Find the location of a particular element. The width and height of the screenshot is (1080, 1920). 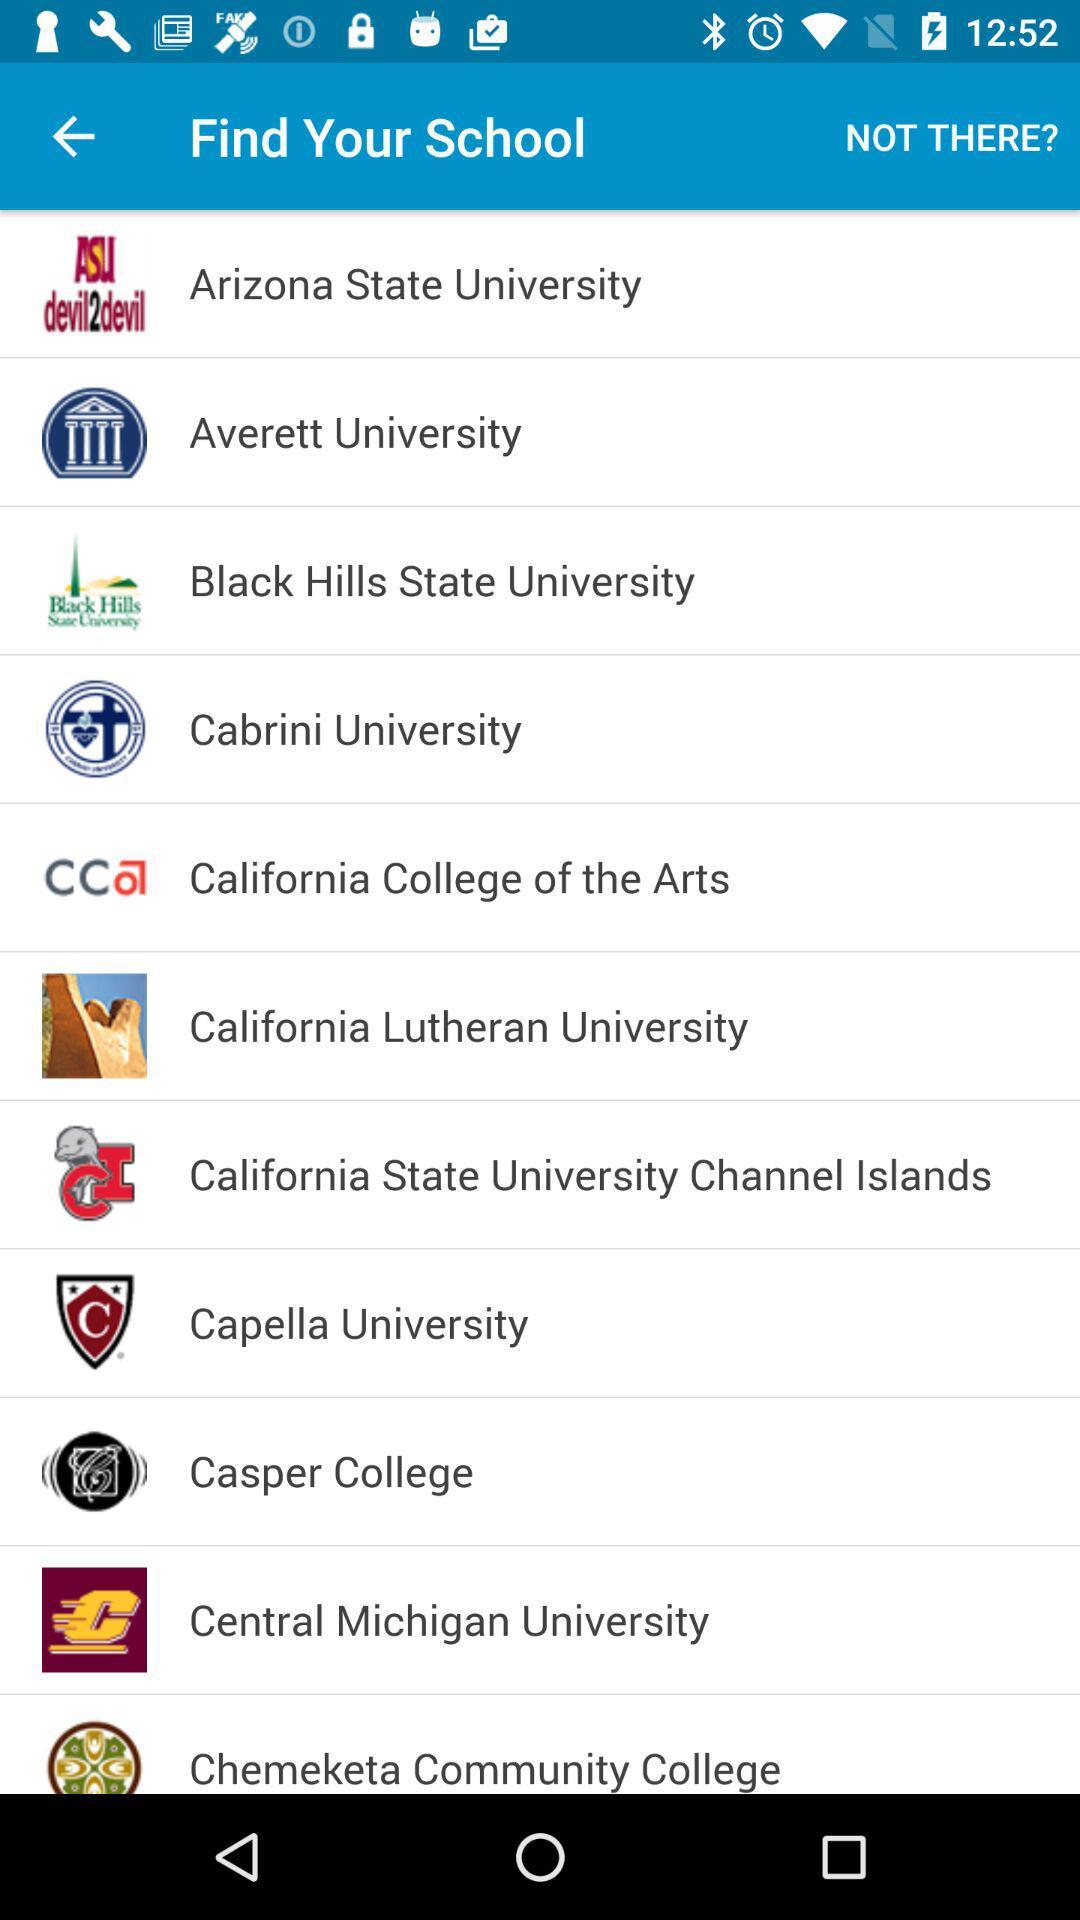

app to the left of find your school is located at coordinates (72, 135).